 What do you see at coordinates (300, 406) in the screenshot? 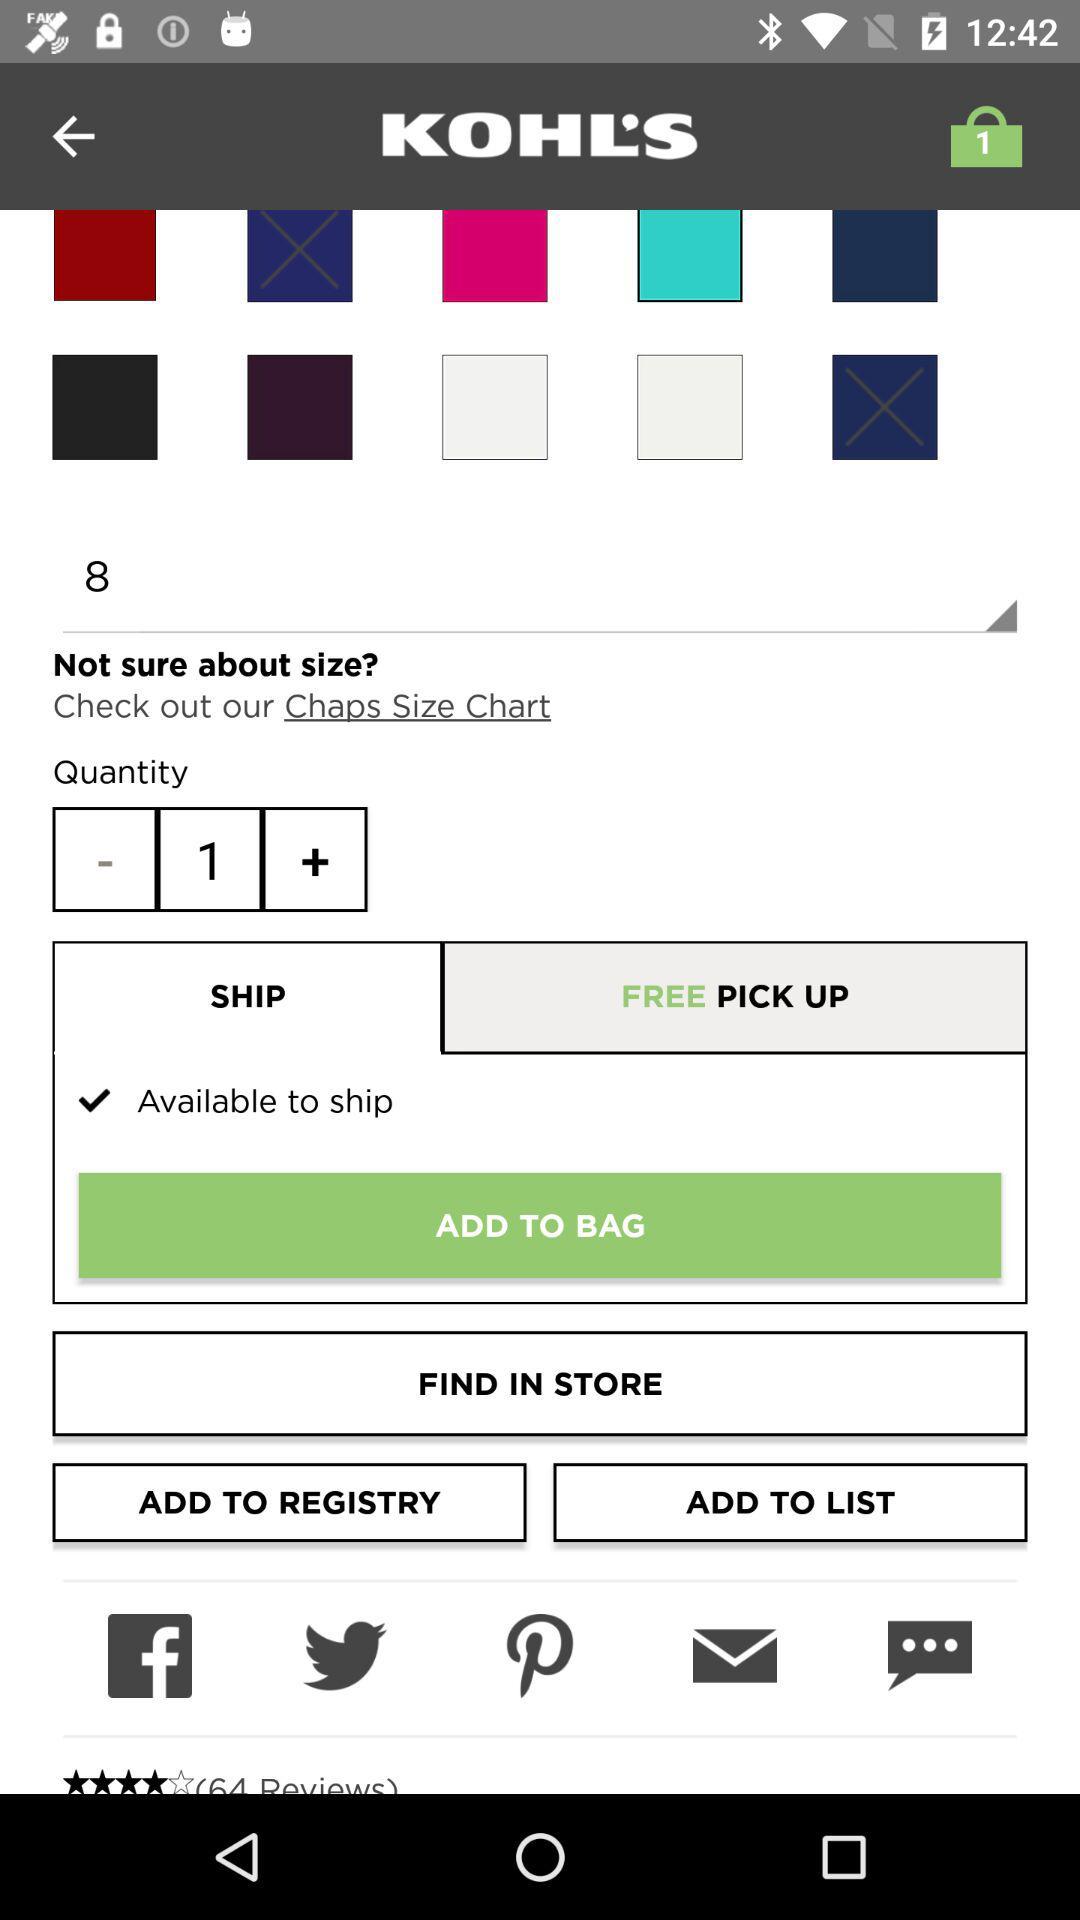
I see `brown color` at bounding box center [300, 406].